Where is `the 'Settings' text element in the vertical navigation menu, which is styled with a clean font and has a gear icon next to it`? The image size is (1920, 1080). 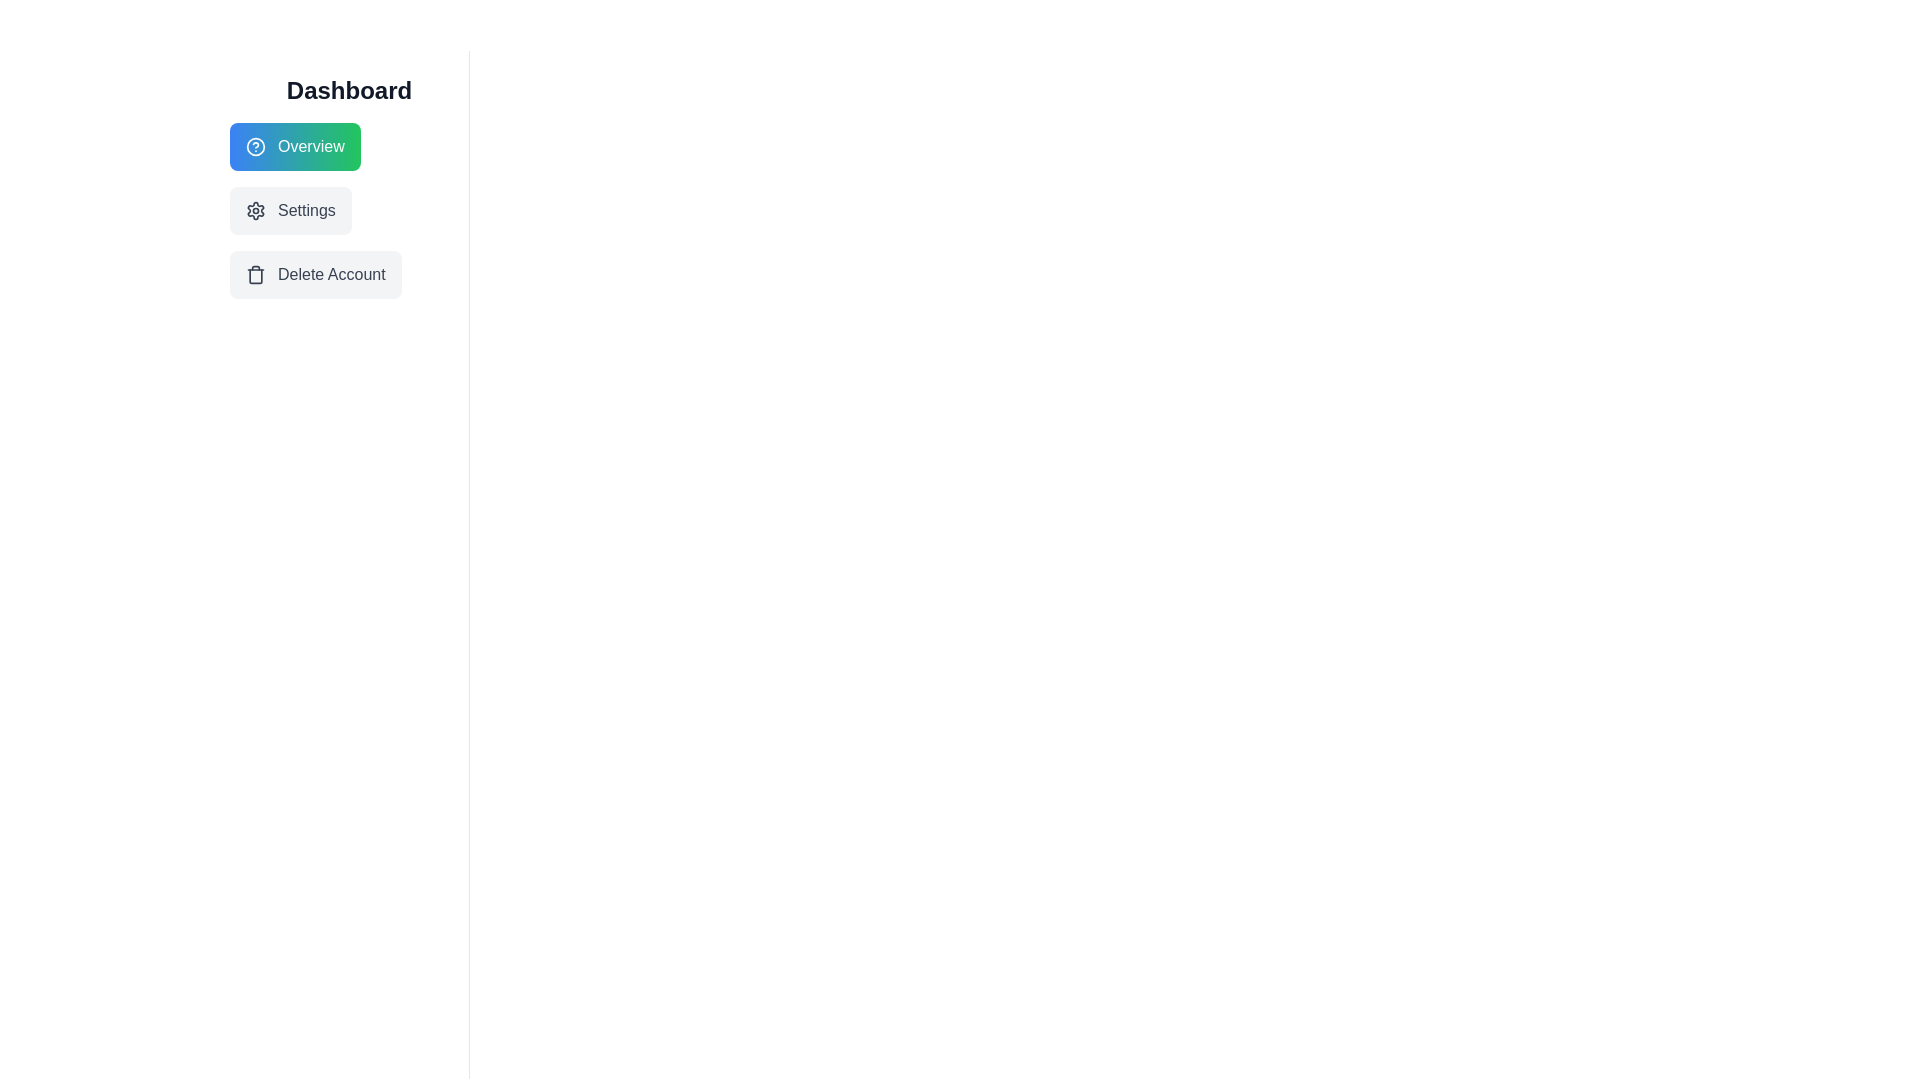 the 'Settings' text element in the vertical navigation menu, which is styled with a clean font and has a gear icon next to it is located at coordinates (305, 211).